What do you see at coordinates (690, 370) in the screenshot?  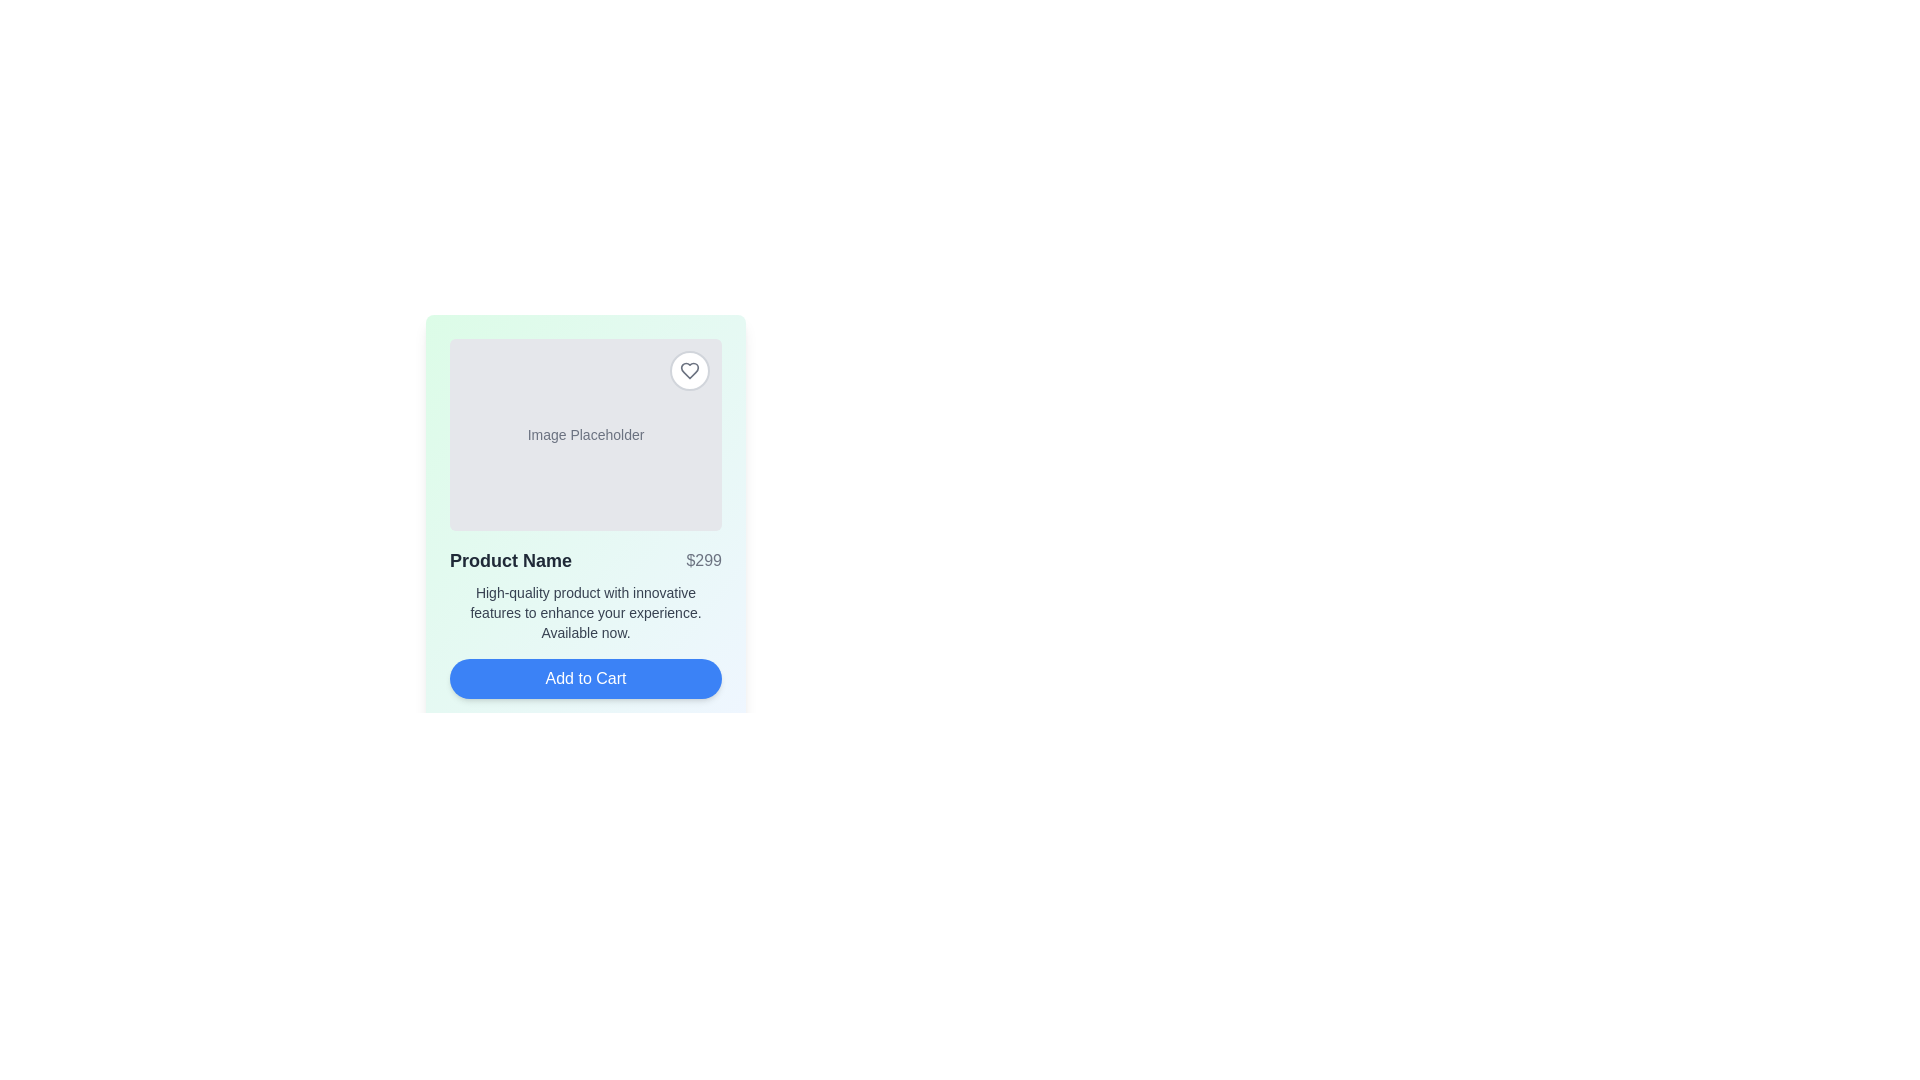 I see `the circular button with a heart icon at the top-right corner of the 'Image Placeholder' component` at bounding box center [690, 370].